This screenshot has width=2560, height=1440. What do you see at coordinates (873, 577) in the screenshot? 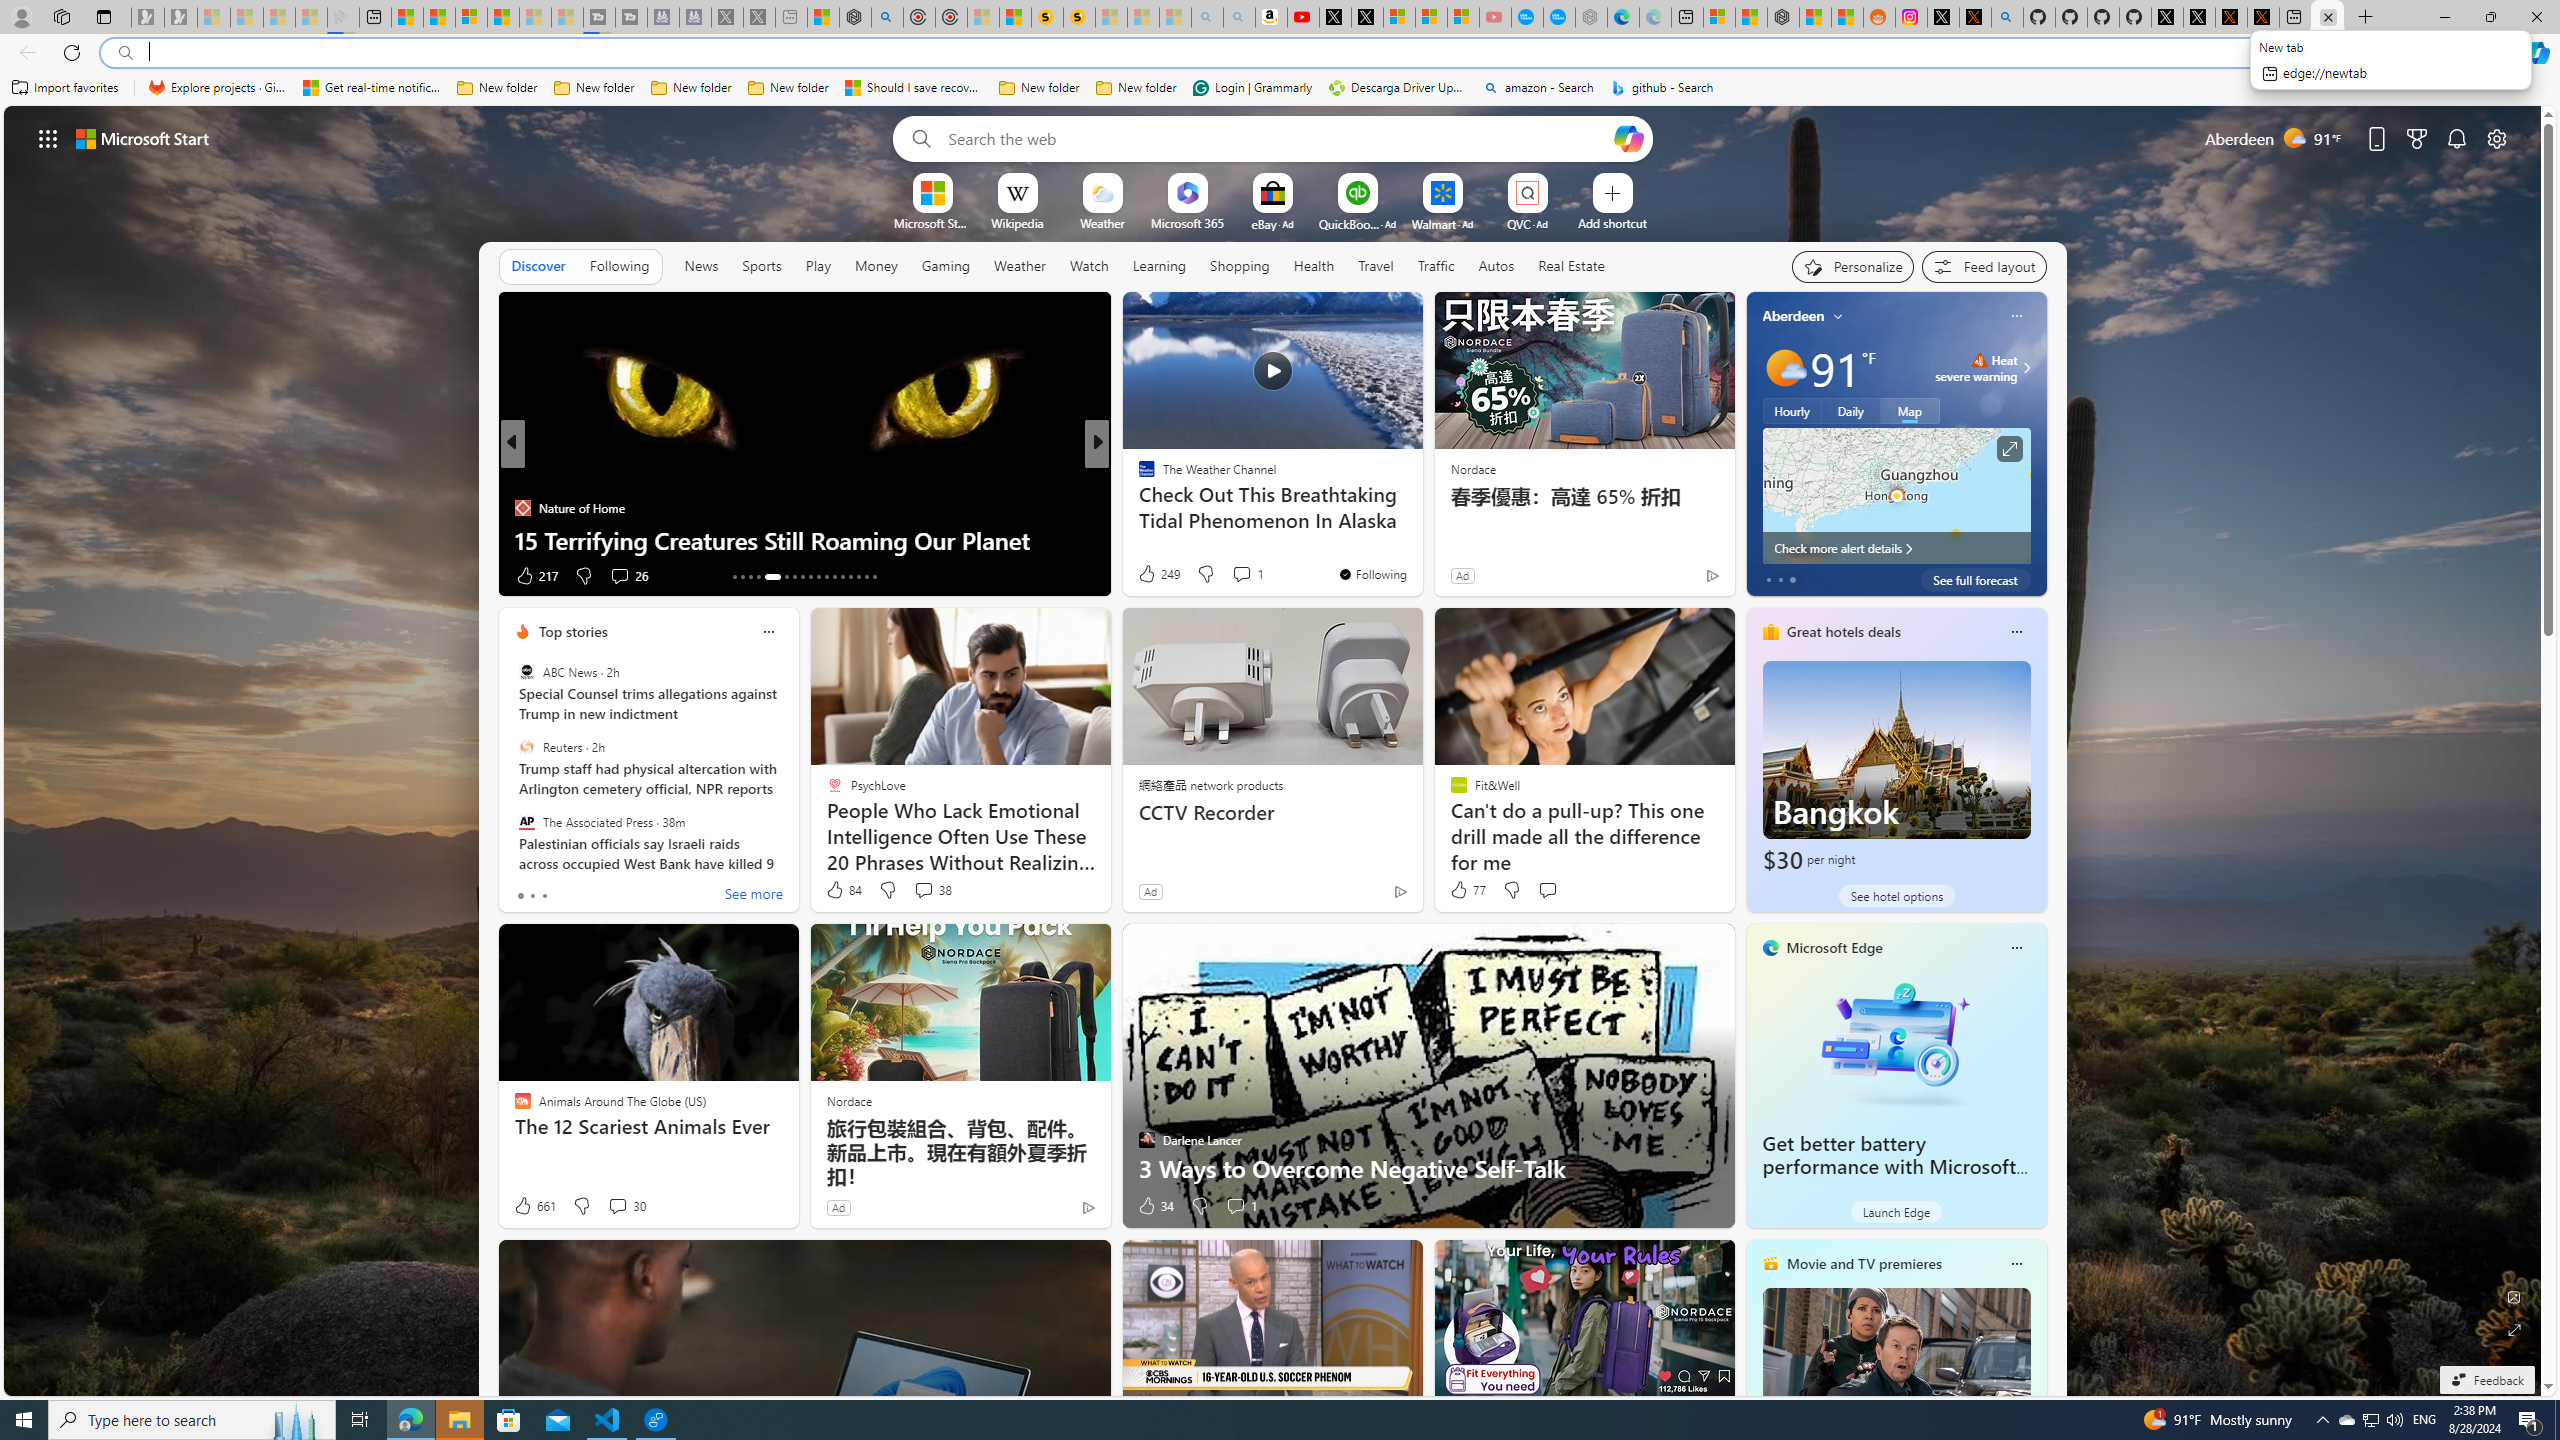
I see `'AutomationID: tab-29'` at bounding box center [873, 577].